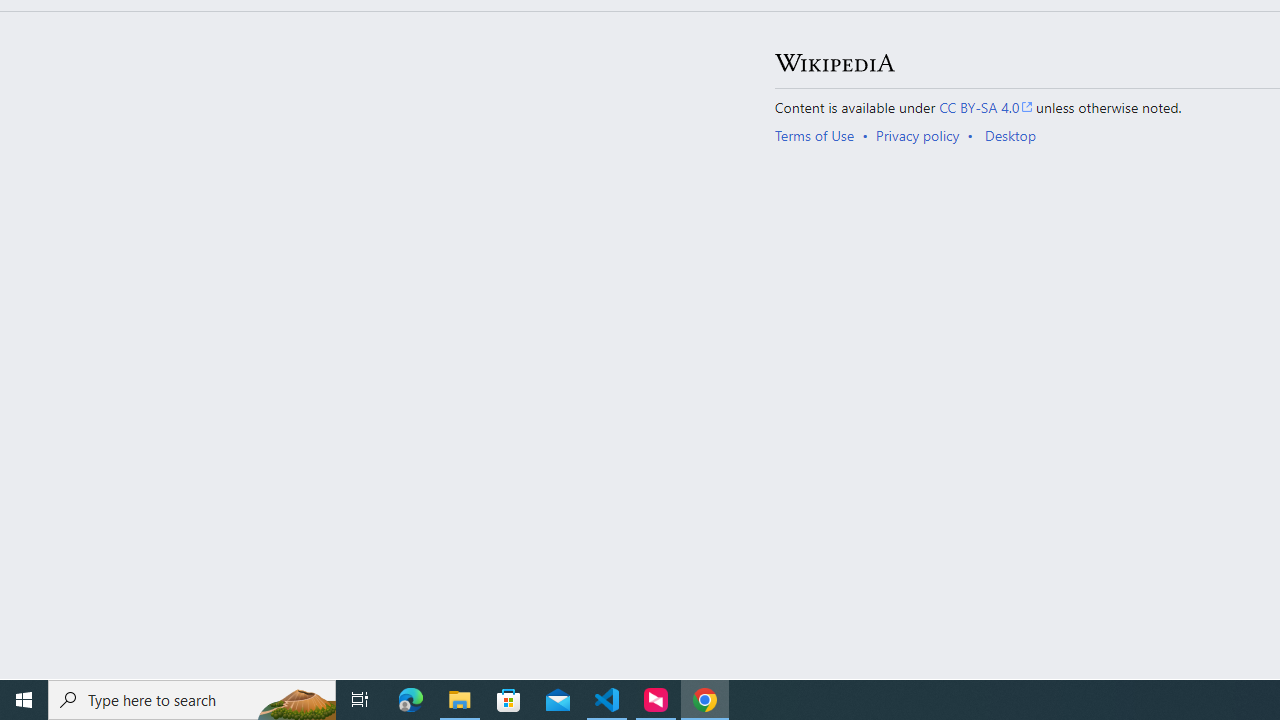 This screenshot has width=1280, height=720. I want to click on 'Terms of Use', so click(814, 135).